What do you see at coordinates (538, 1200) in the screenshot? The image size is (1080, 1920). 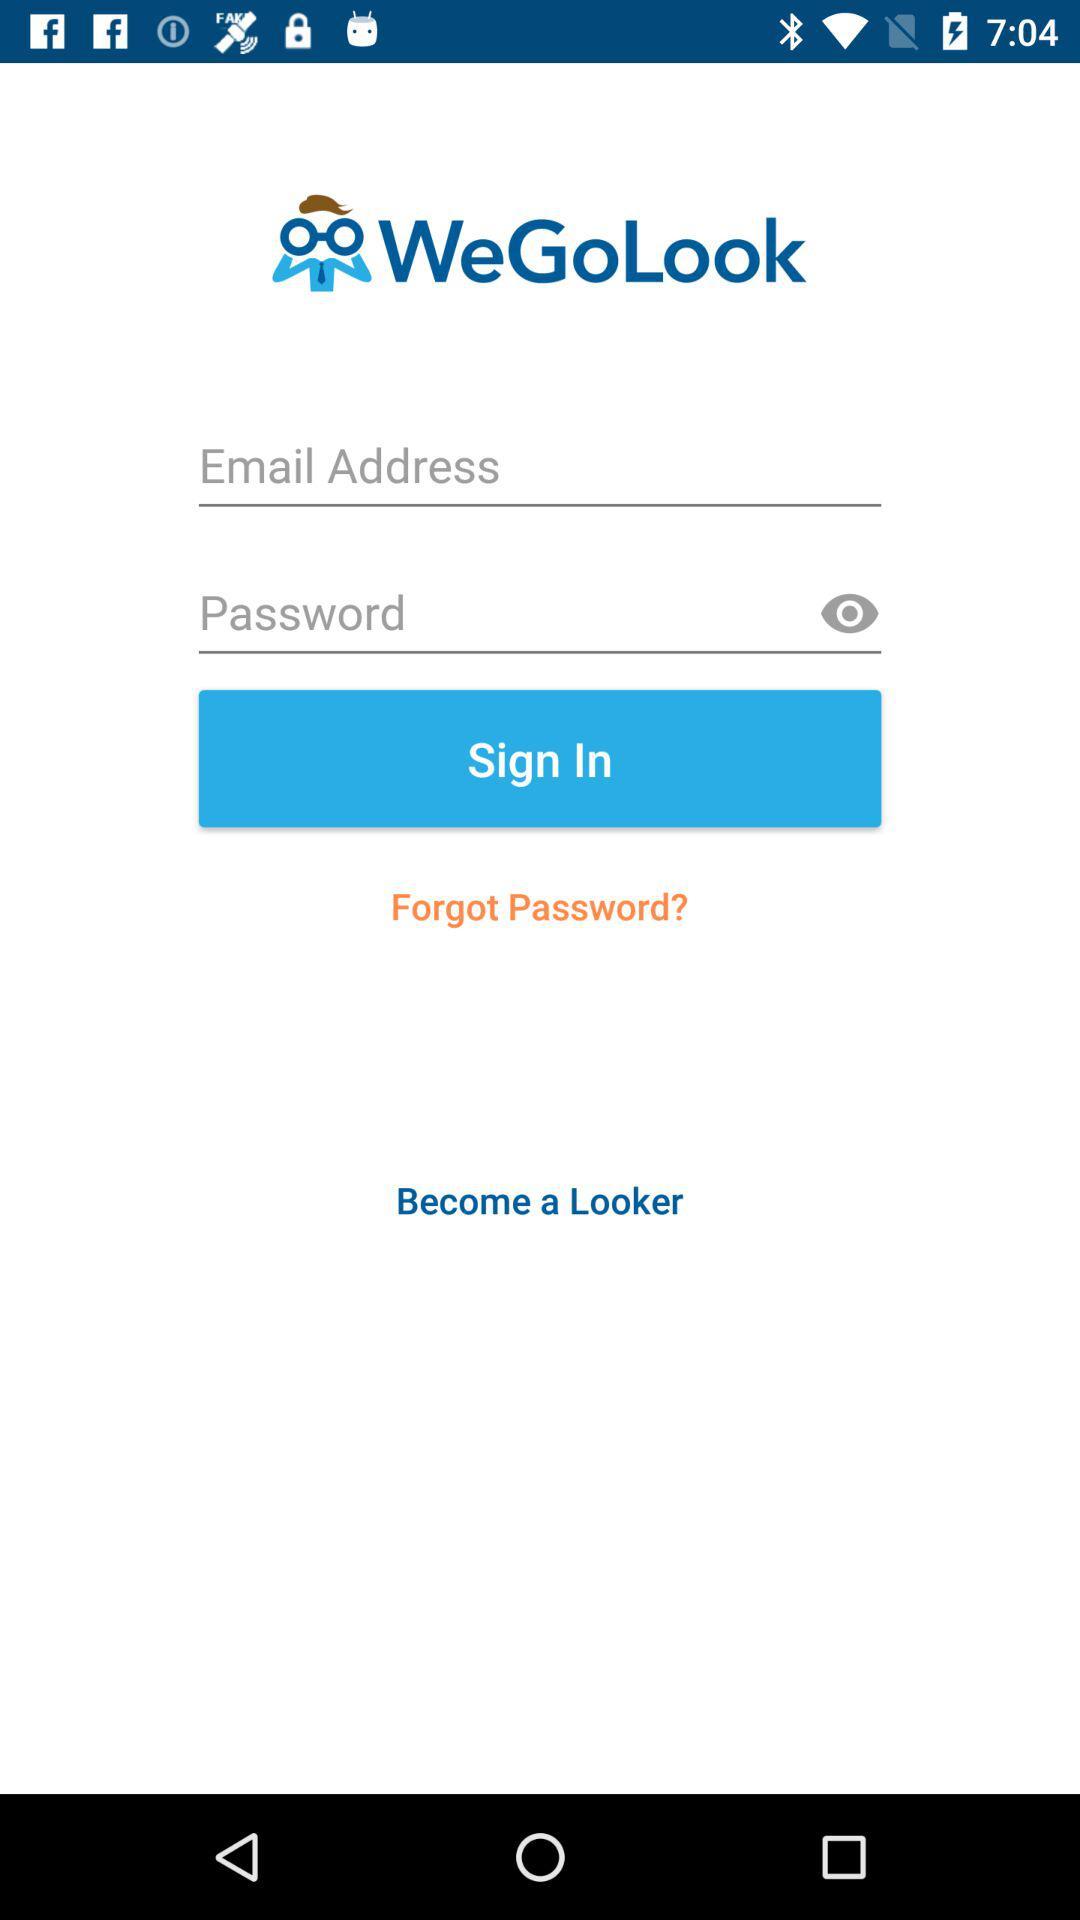 I see `item below forgot password?` at bounding box center [538, 1200].